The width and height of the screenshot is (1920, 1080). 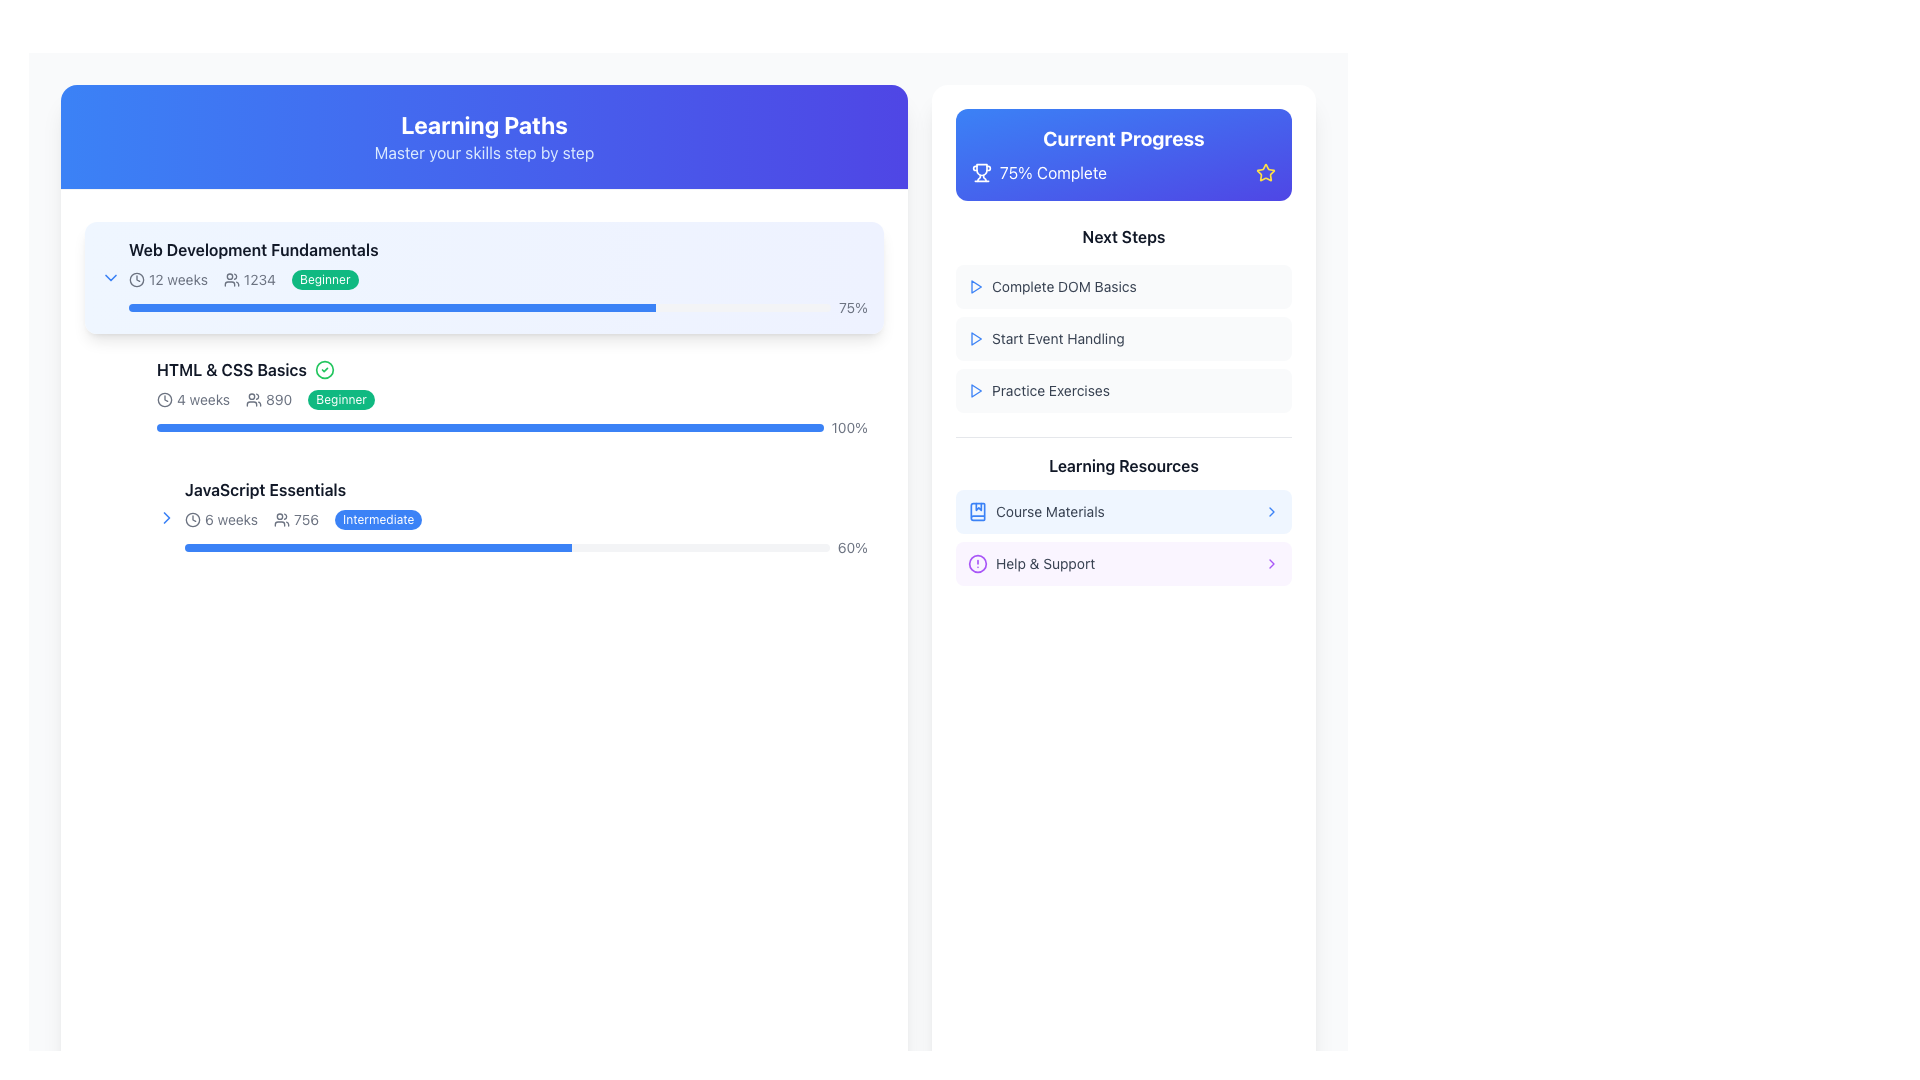 I want to click on the 'Course Materials' text label, which is the first item in the 'Learning Resources' section under the 'Current Progress' panel, so click(x=1036, y=511).